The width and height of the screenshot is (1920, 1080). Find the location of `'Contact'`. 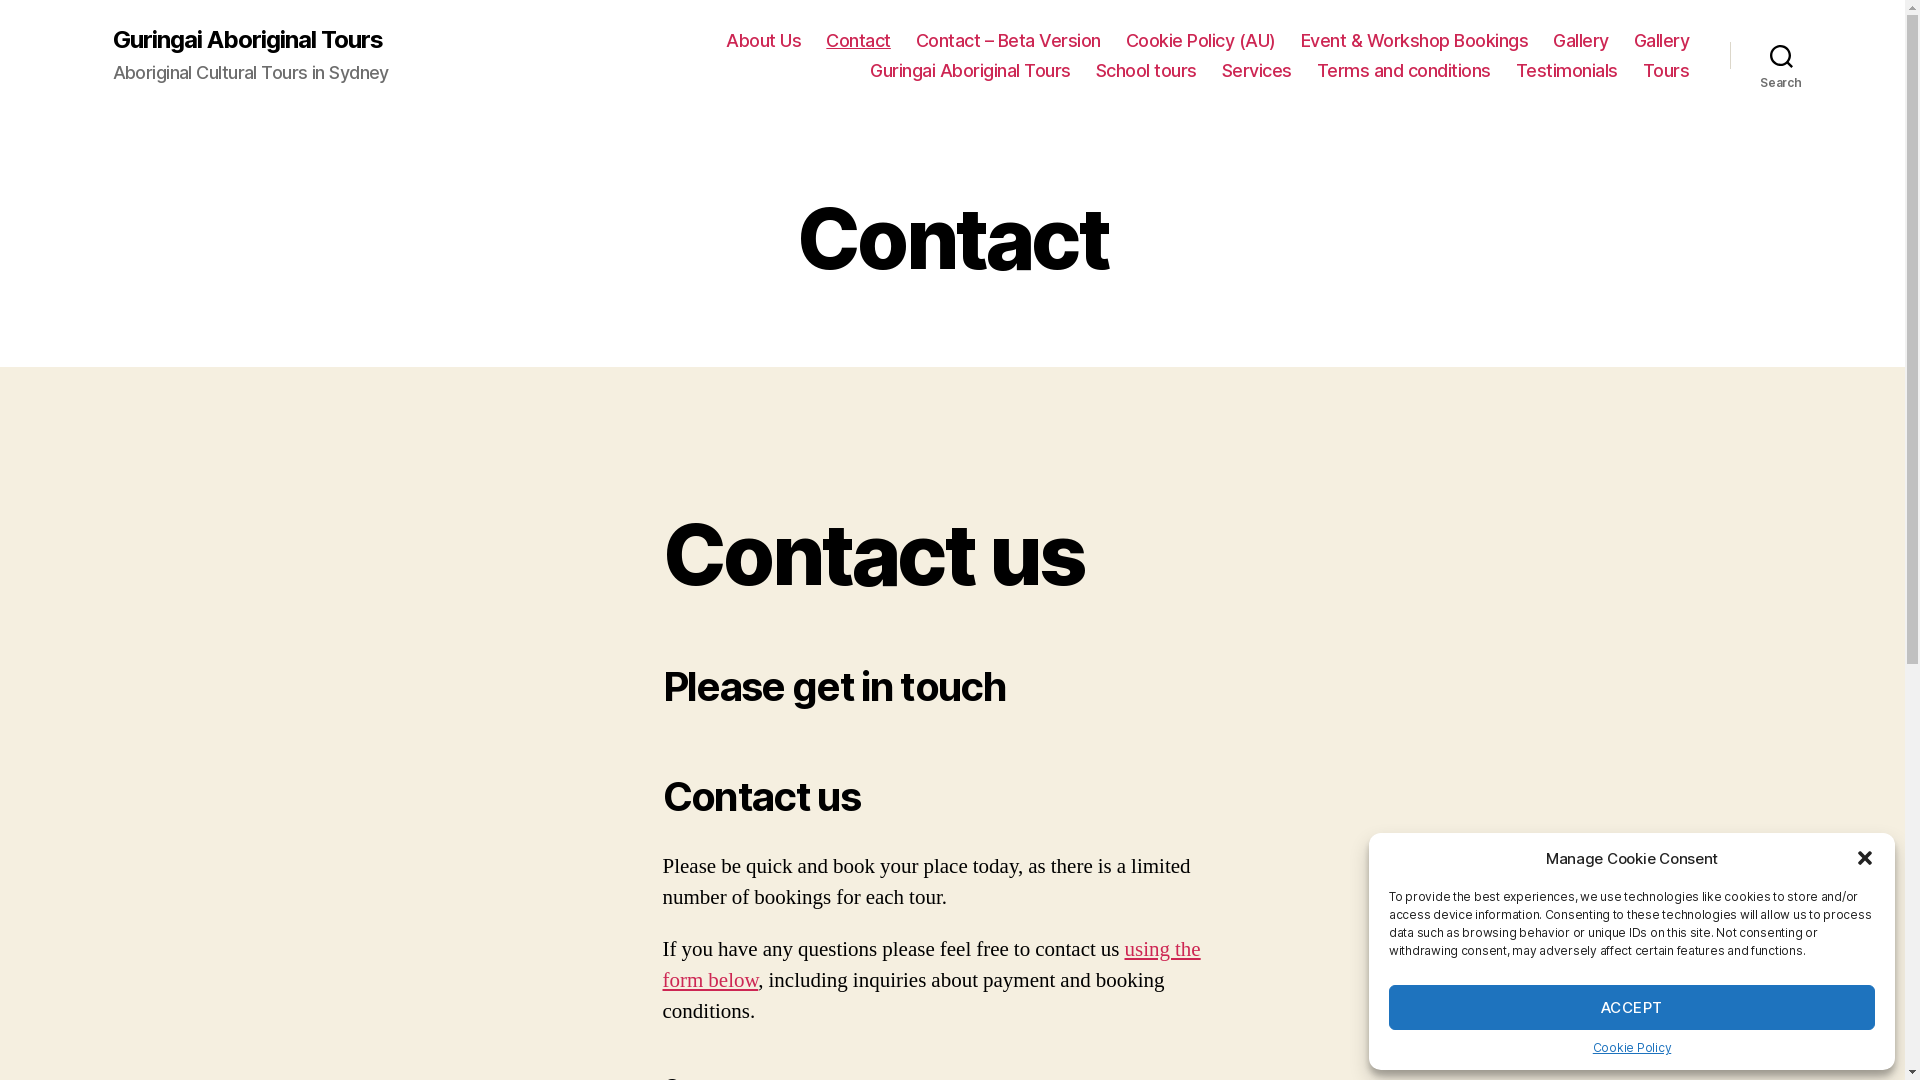

'Contact' is located at coordinates (858, 41).